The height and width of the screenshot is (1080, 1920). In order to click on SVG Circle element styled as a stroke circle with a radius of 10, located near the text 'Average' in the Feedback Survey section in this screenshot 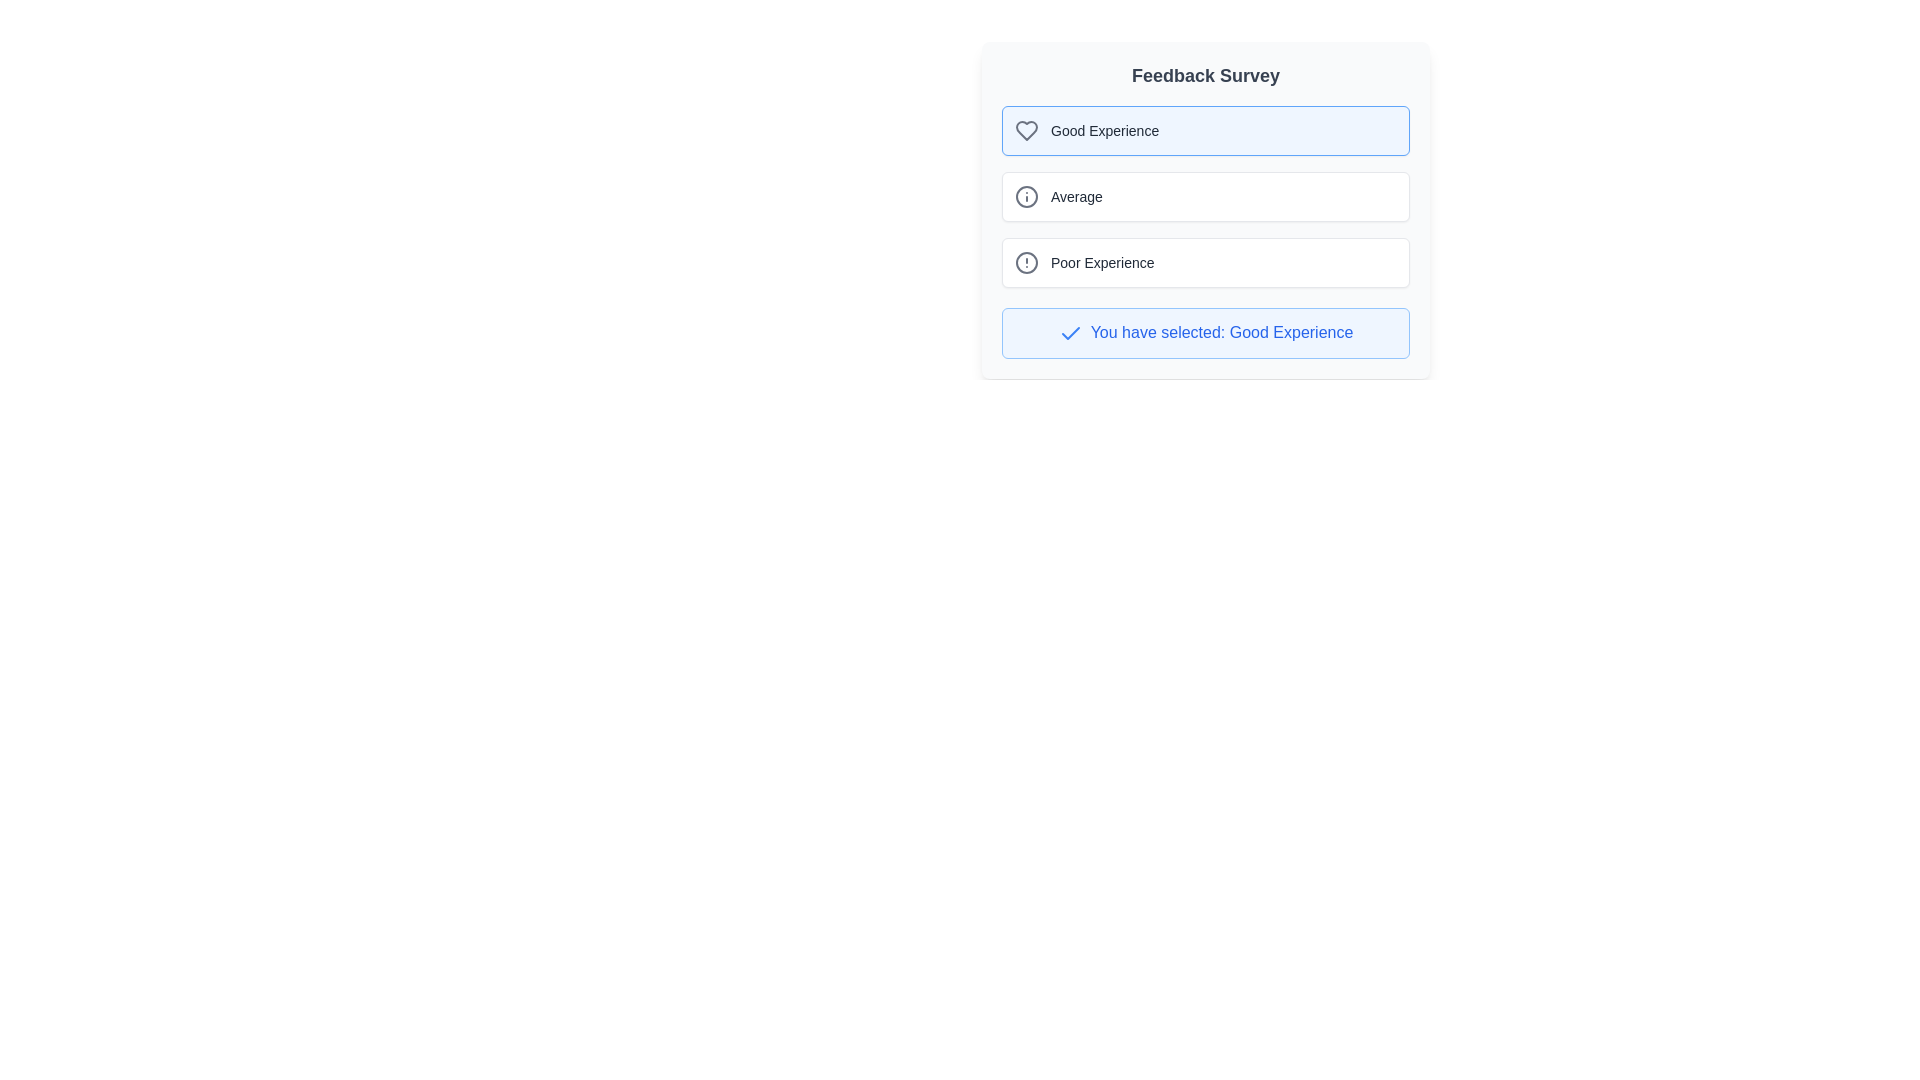, I will do `click(1027, 196)`.